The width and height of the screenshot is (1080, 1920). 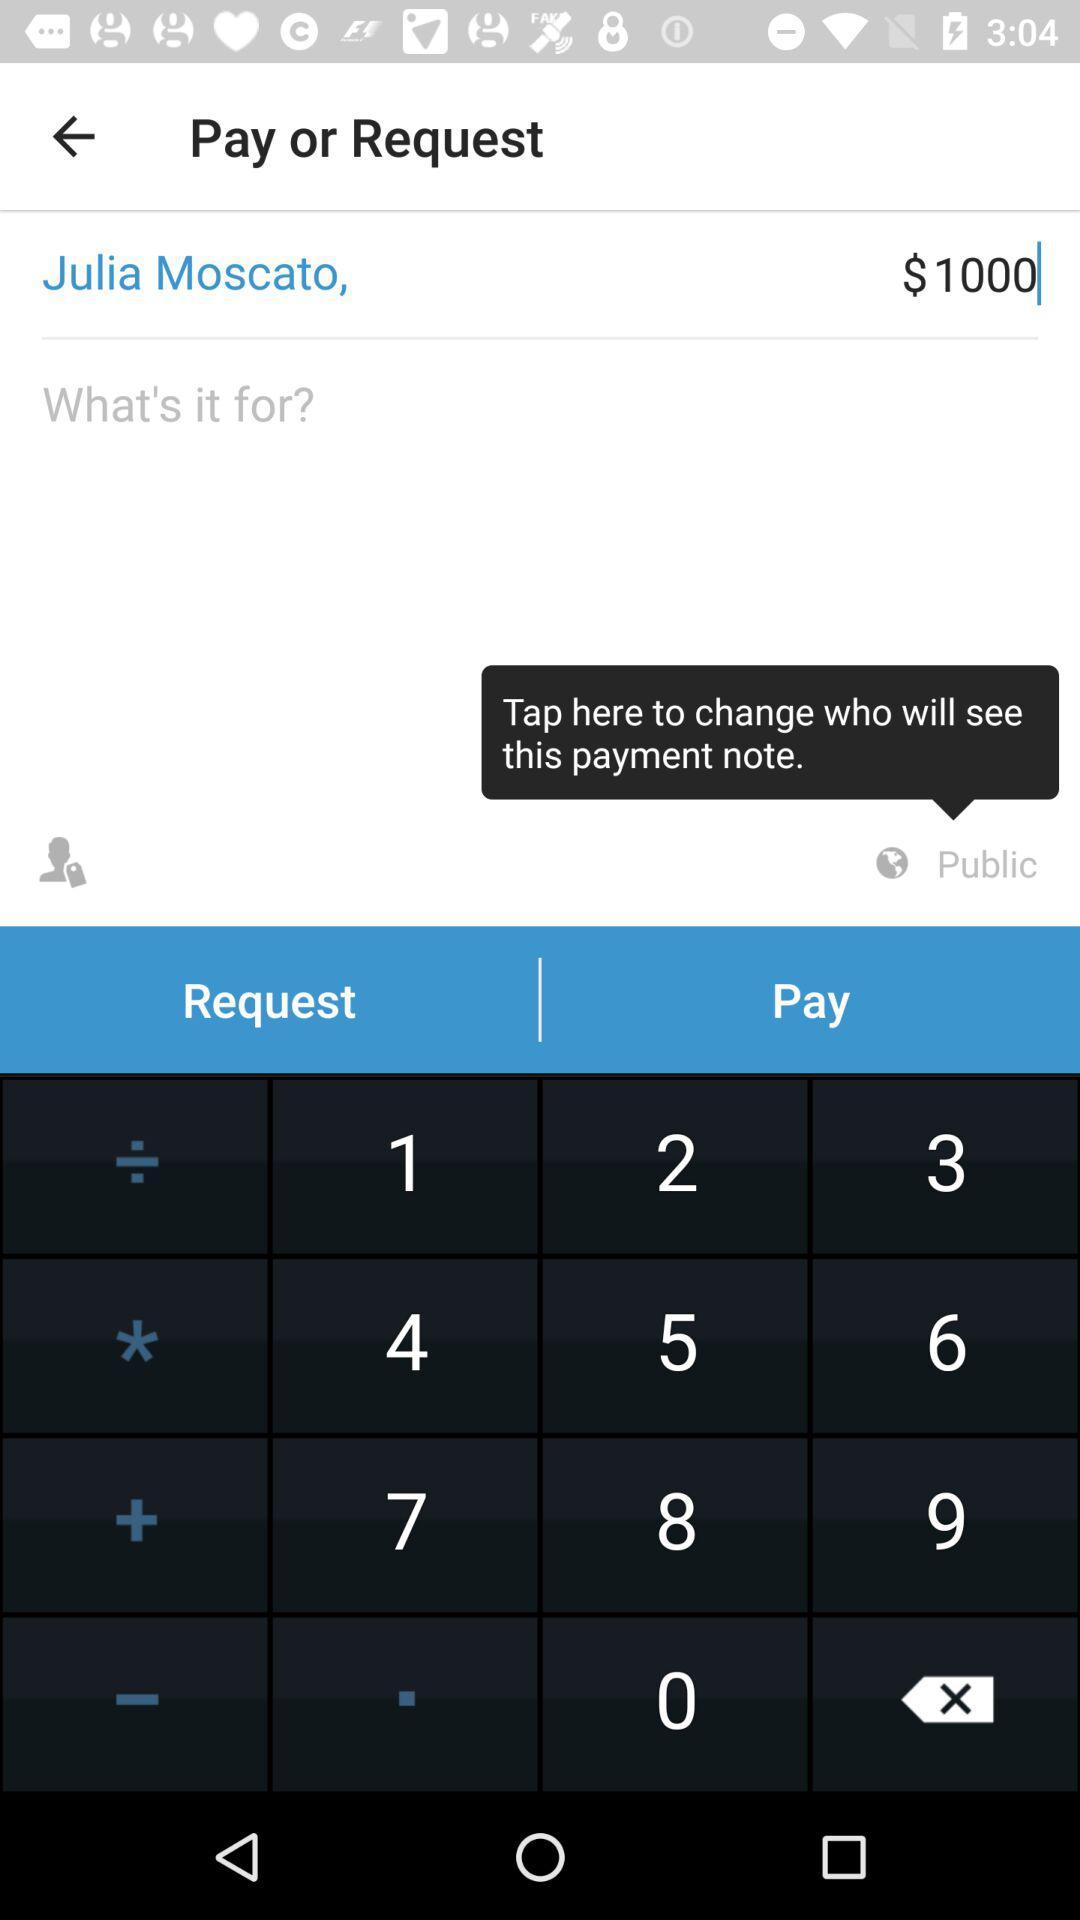 I want to click on item to the left of the pay or request, so click(x=72, y=135).